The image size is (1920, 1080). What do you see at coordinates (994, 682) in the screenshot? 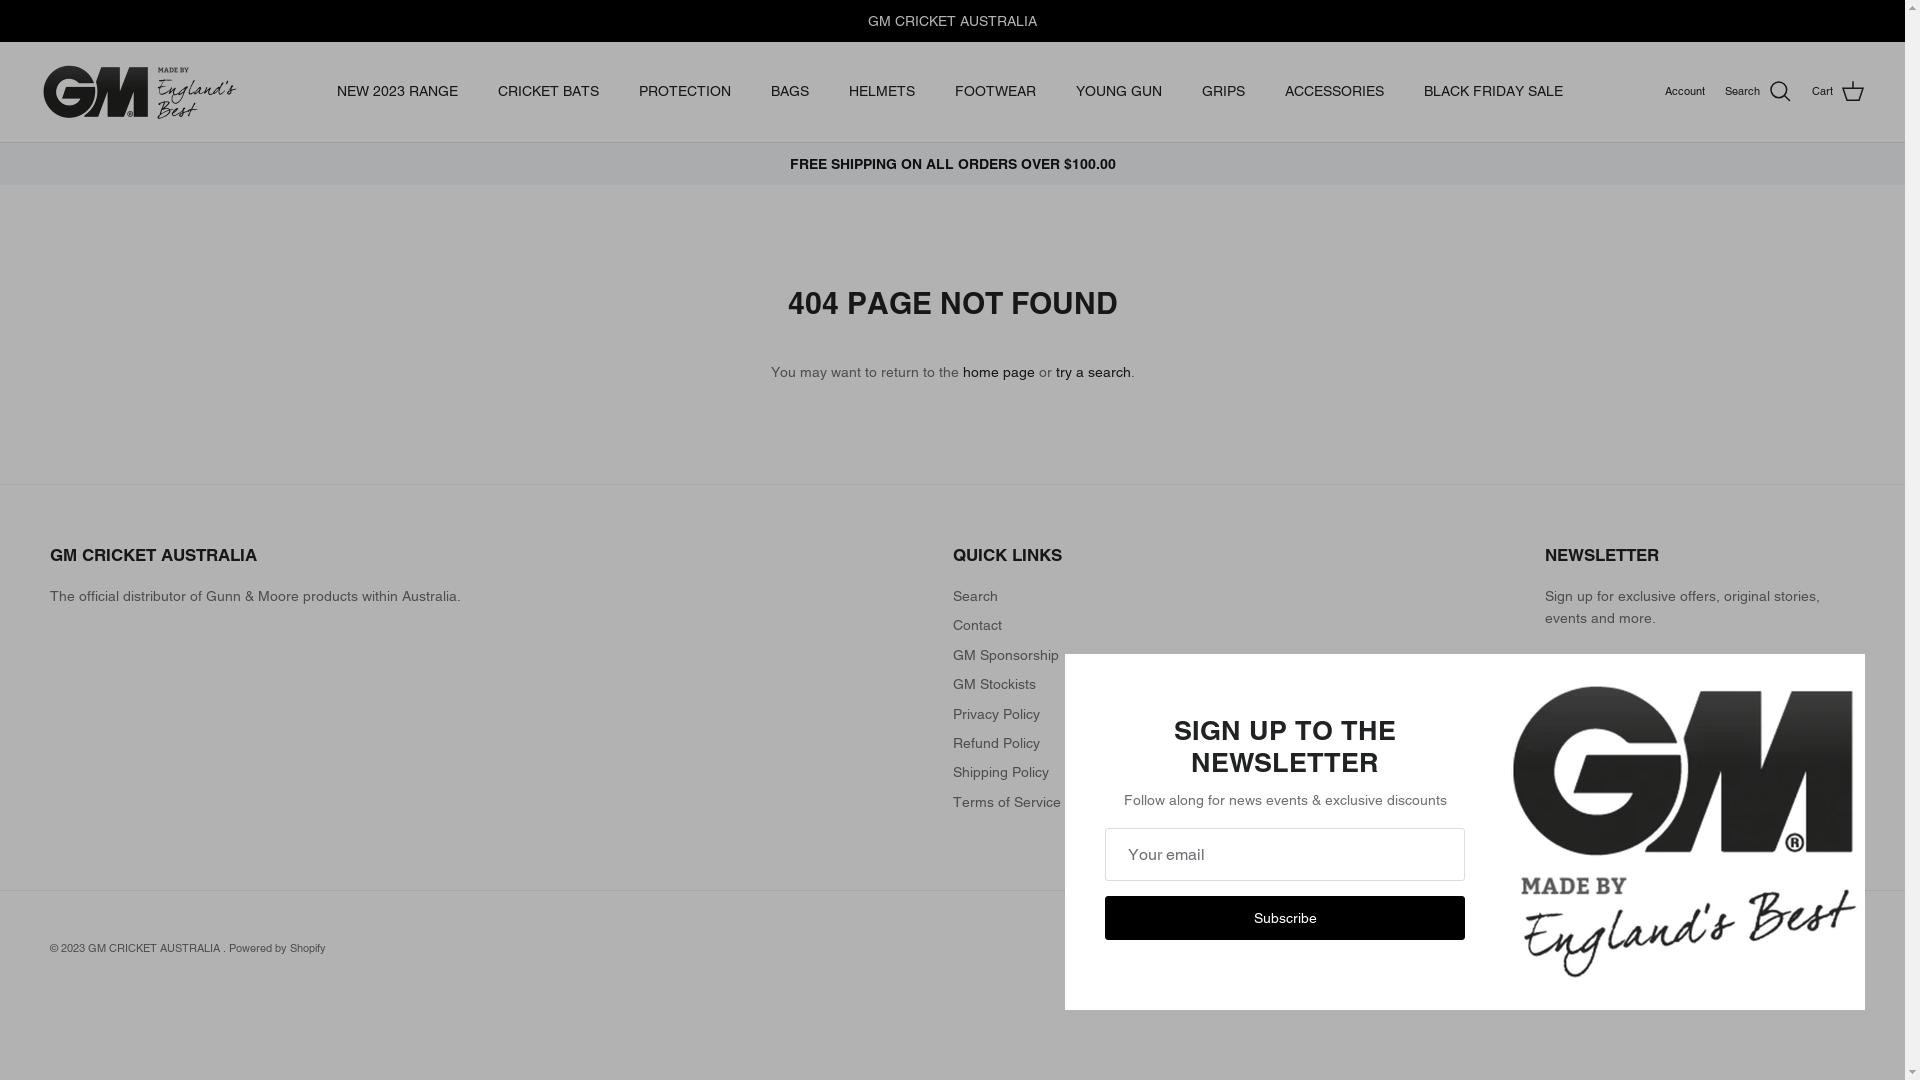
I see `'GM Stockists'` at bounding box center [994, 682].